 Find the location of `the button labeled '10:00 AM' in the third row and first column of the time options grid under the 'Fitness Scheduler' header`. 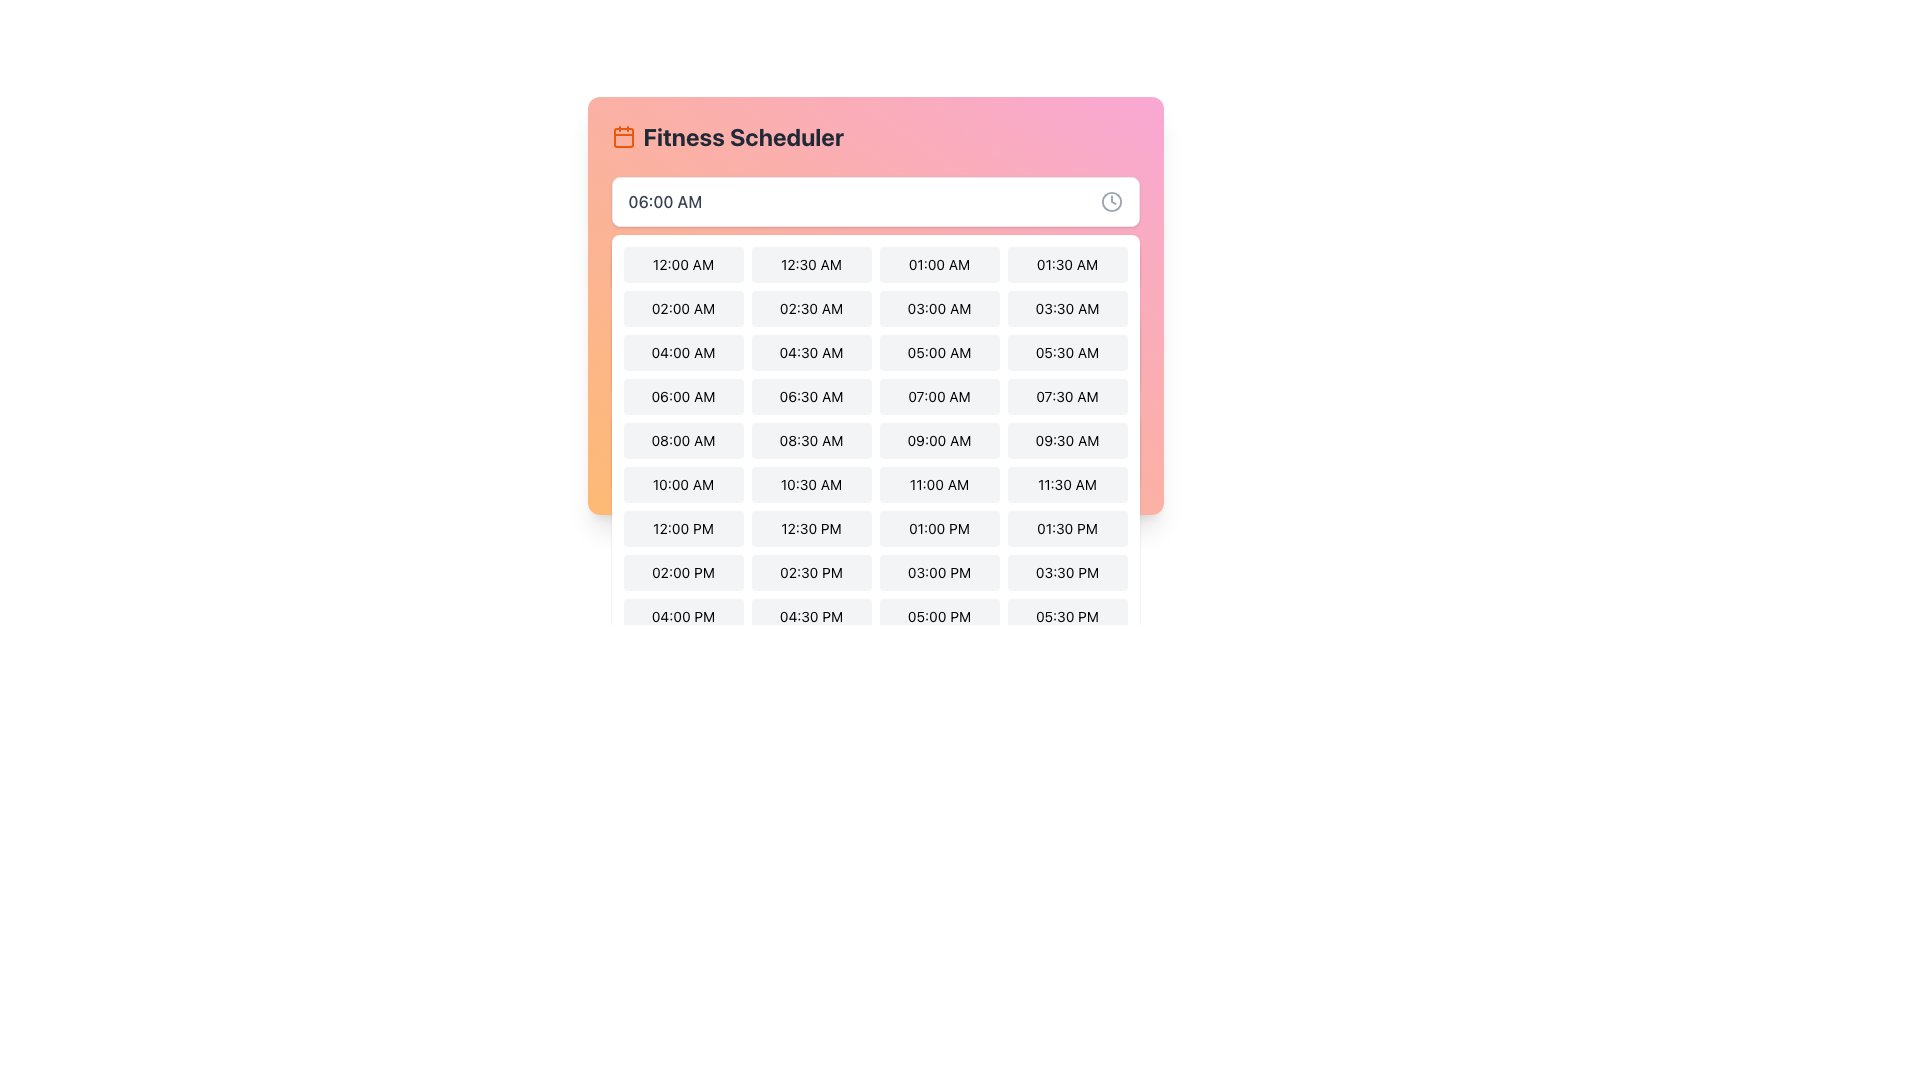

the button labeled '10:00 AM' in the third row and first column of the time options grid under the 'Fitness Scheduler' header is located at coordinates (683, 485).